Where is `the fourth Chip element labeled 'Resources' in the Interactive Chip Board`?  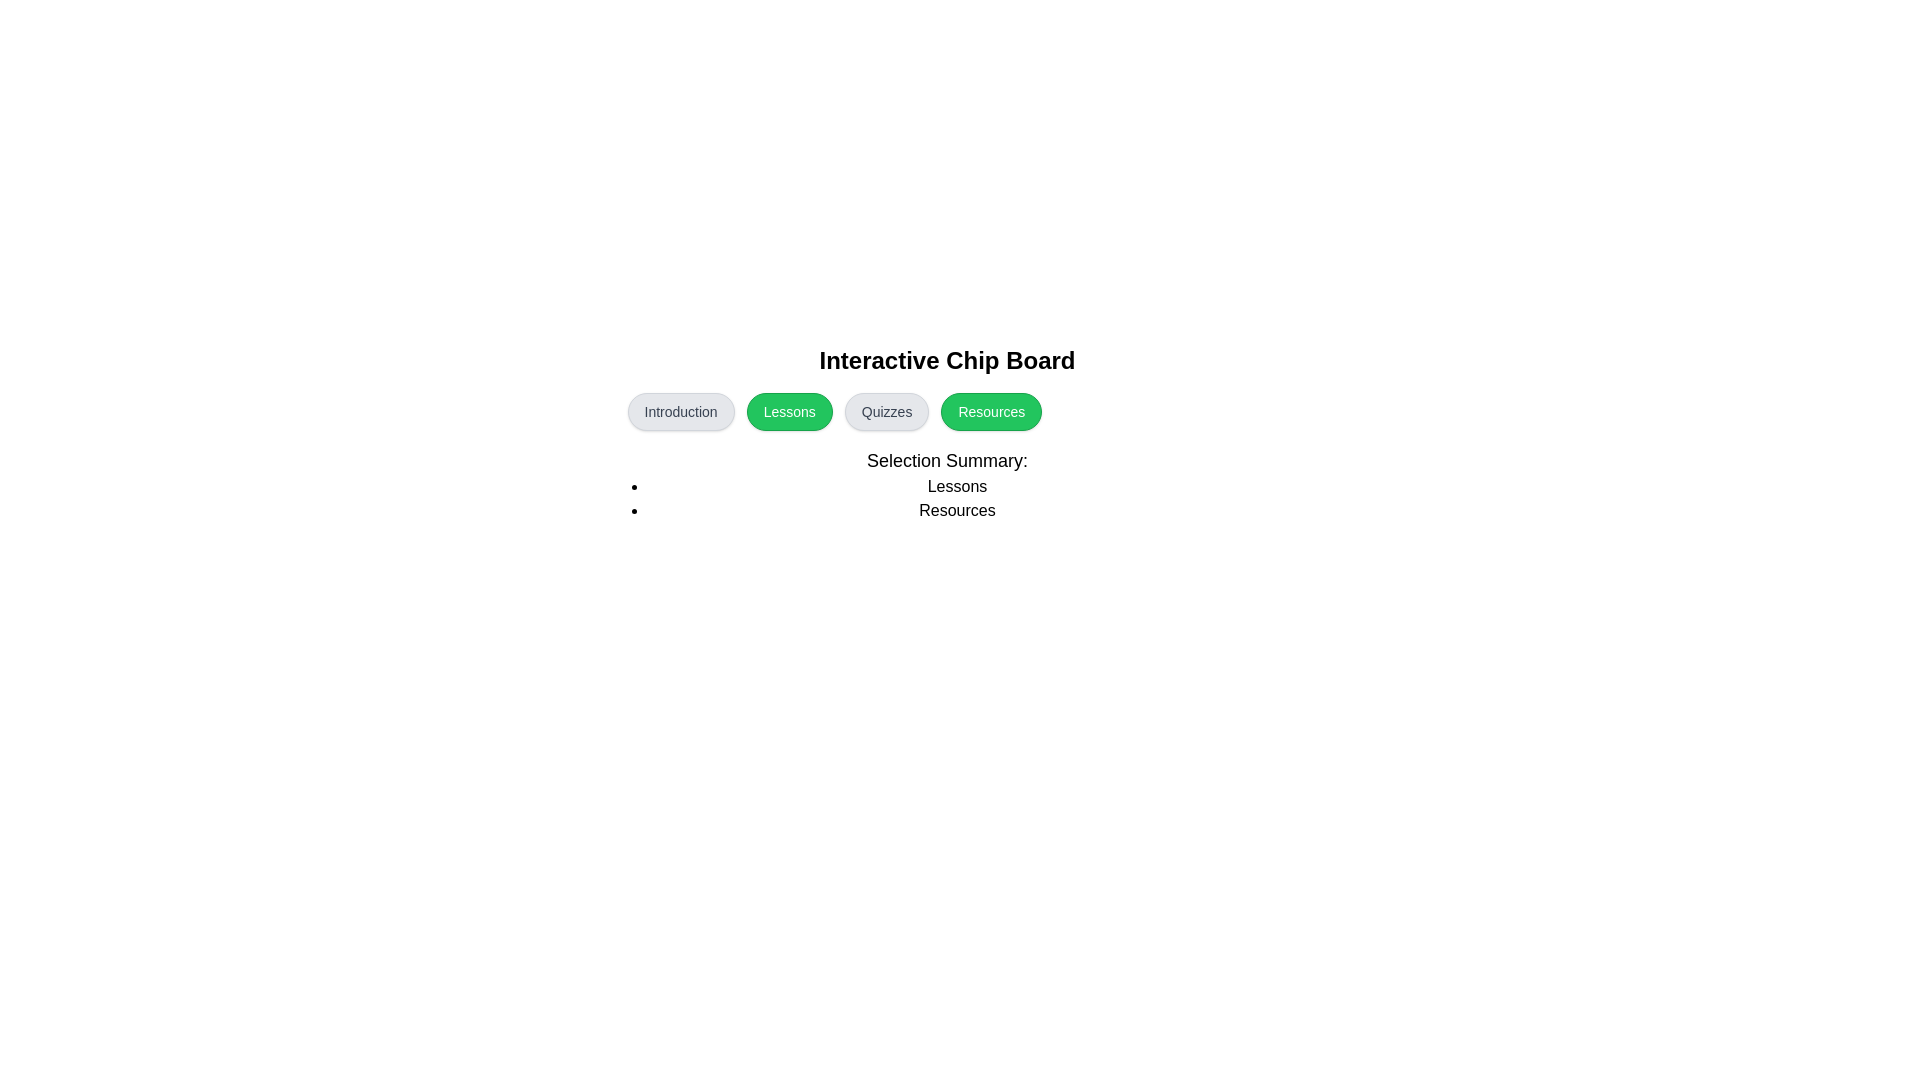
the fourth Chip element labeled 'Resources' in the Interactive Chip Board is located at coordinates (946, 411).